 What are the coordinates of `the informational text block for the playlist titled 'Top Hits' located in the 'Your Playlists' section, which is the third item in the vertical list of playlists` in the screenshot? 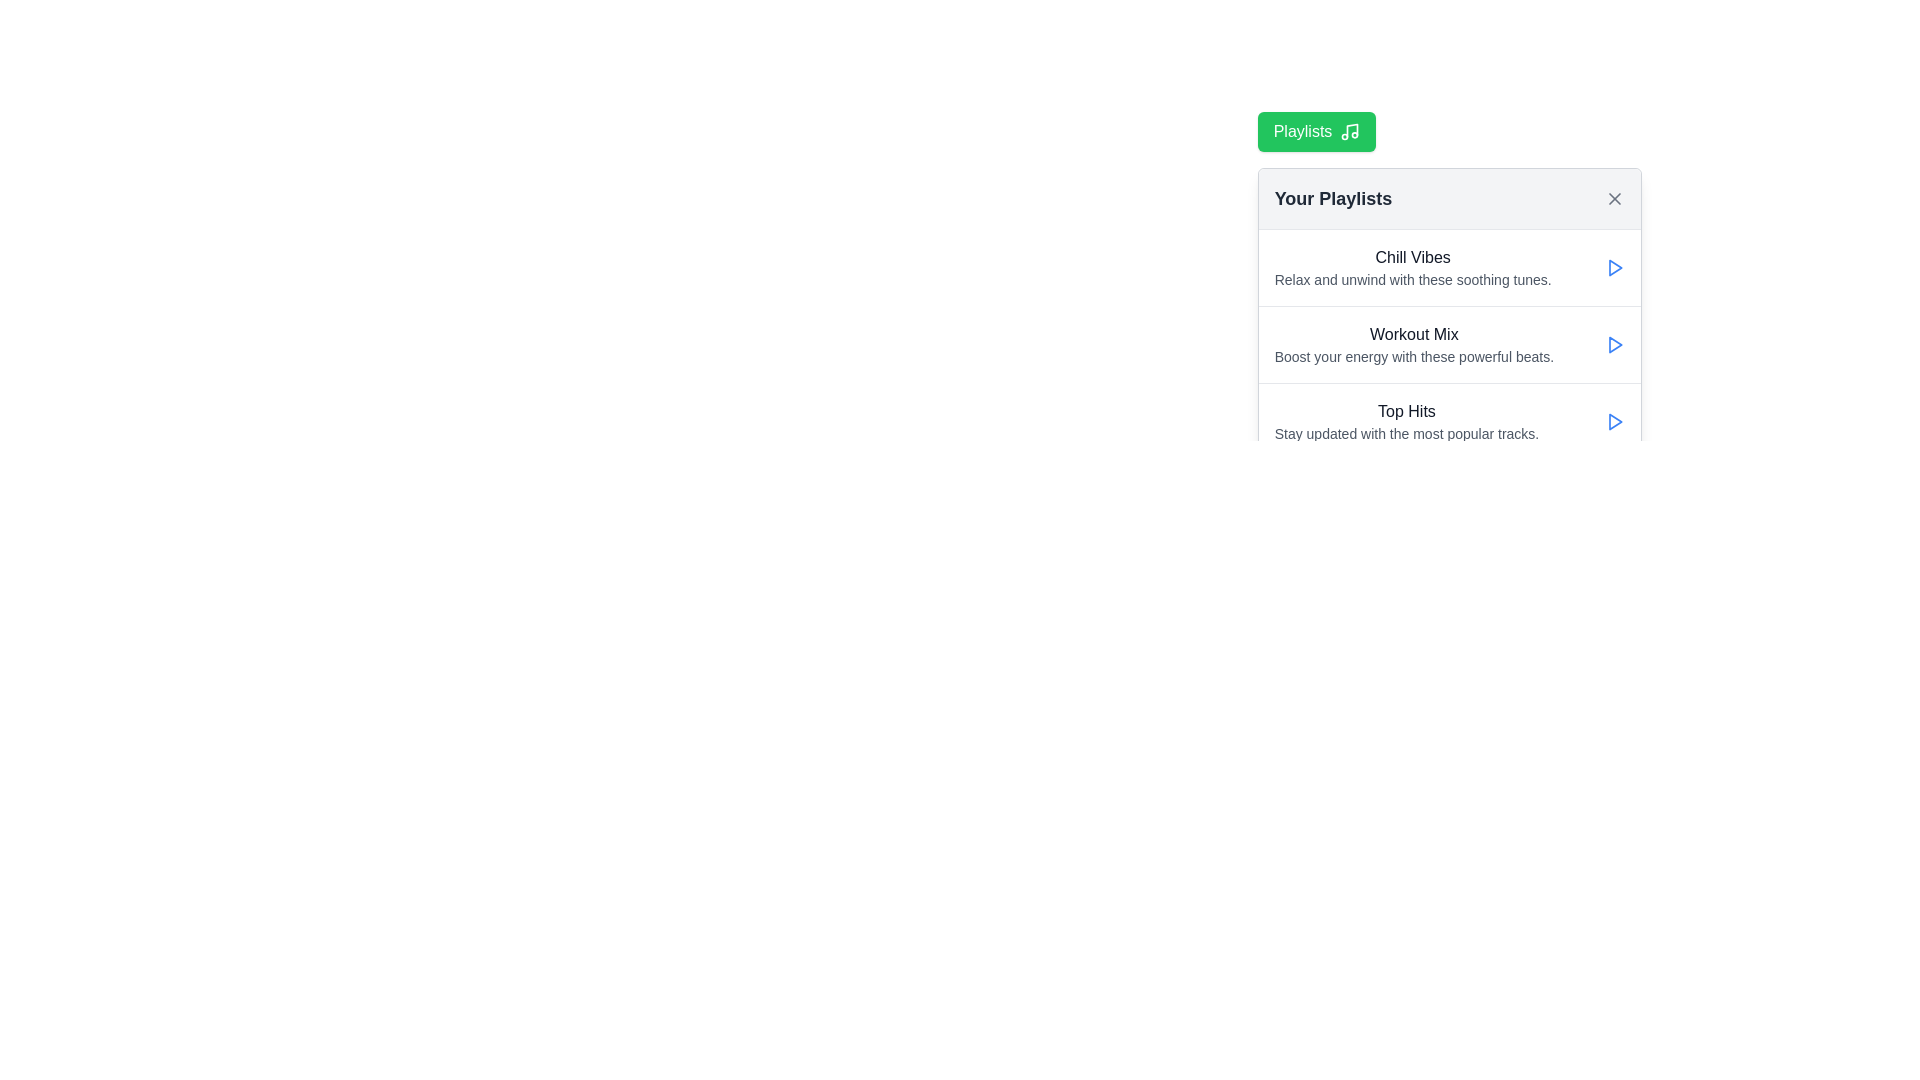 It's located at (1405, 420).